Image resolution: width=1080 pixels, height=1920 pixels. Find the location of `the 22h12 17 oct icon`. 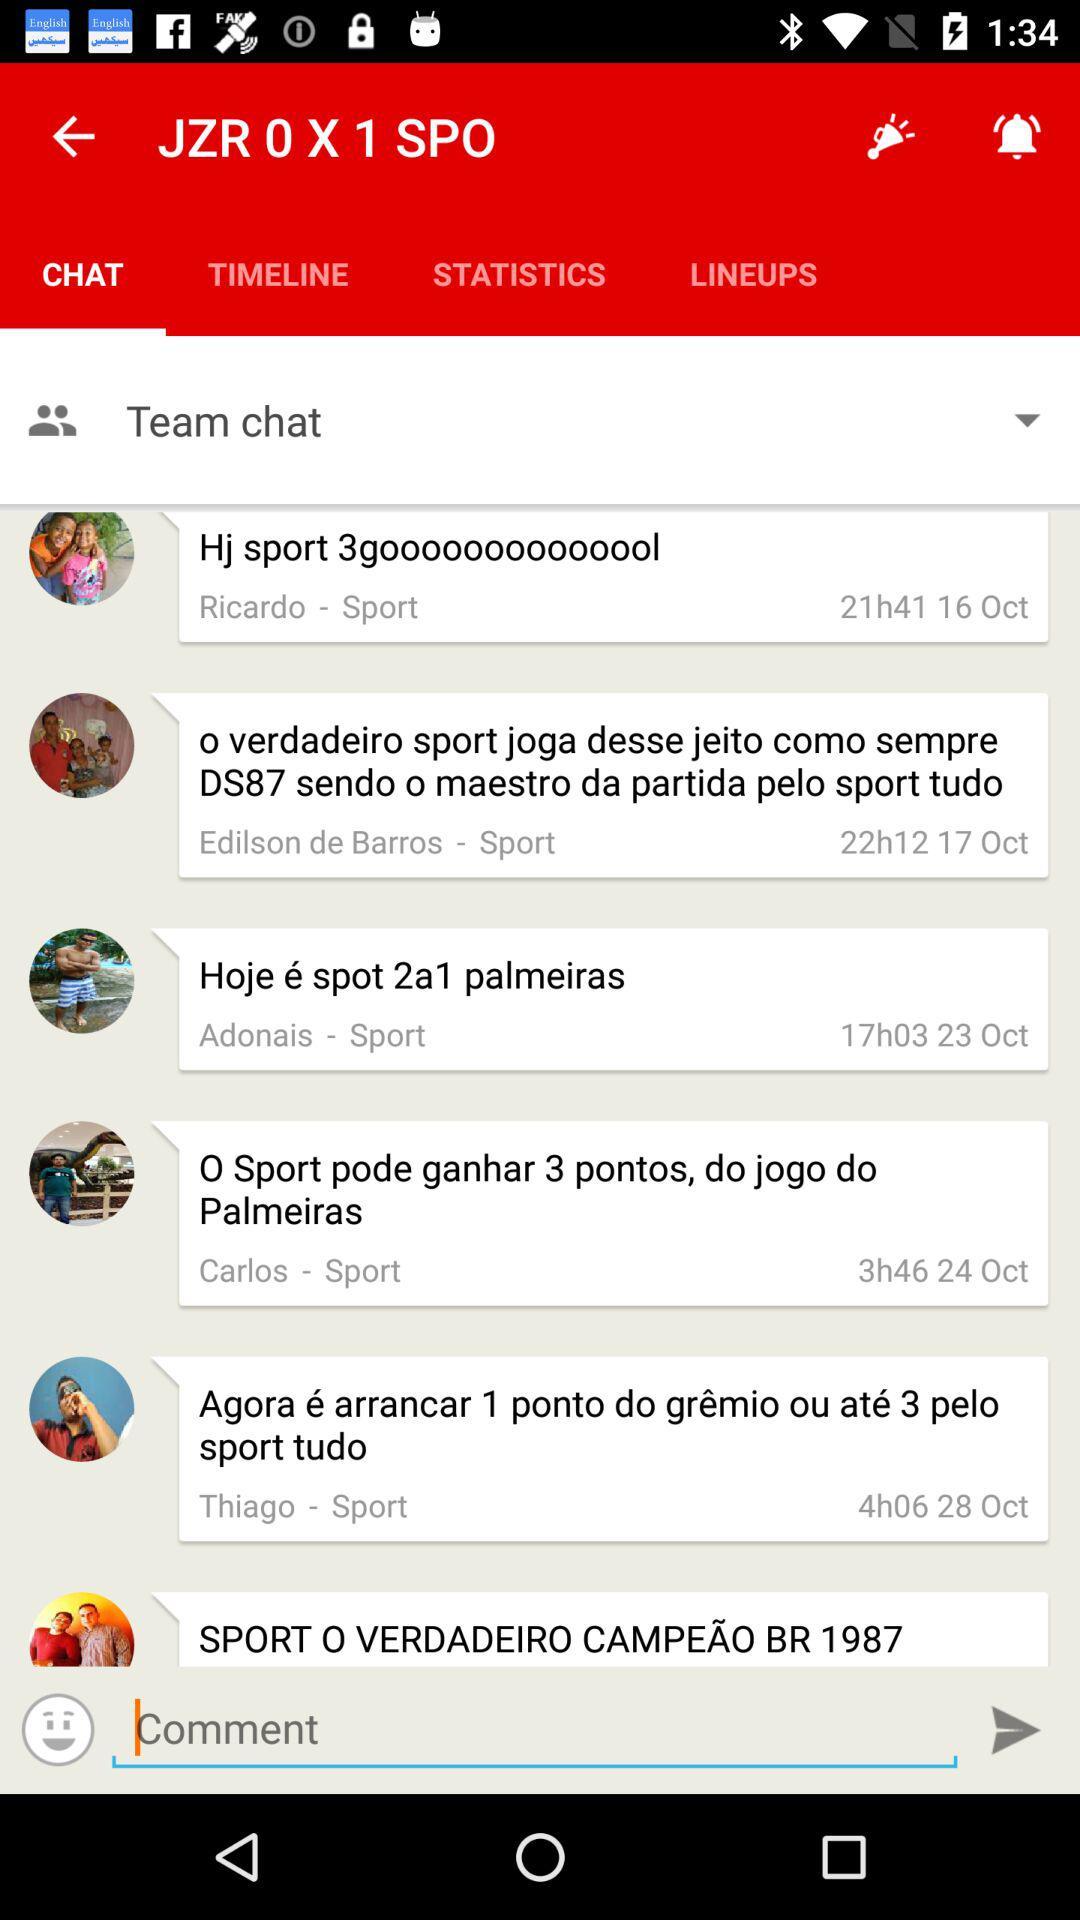

the 22h12 17 oct icon is located at coordinates (934, 841).